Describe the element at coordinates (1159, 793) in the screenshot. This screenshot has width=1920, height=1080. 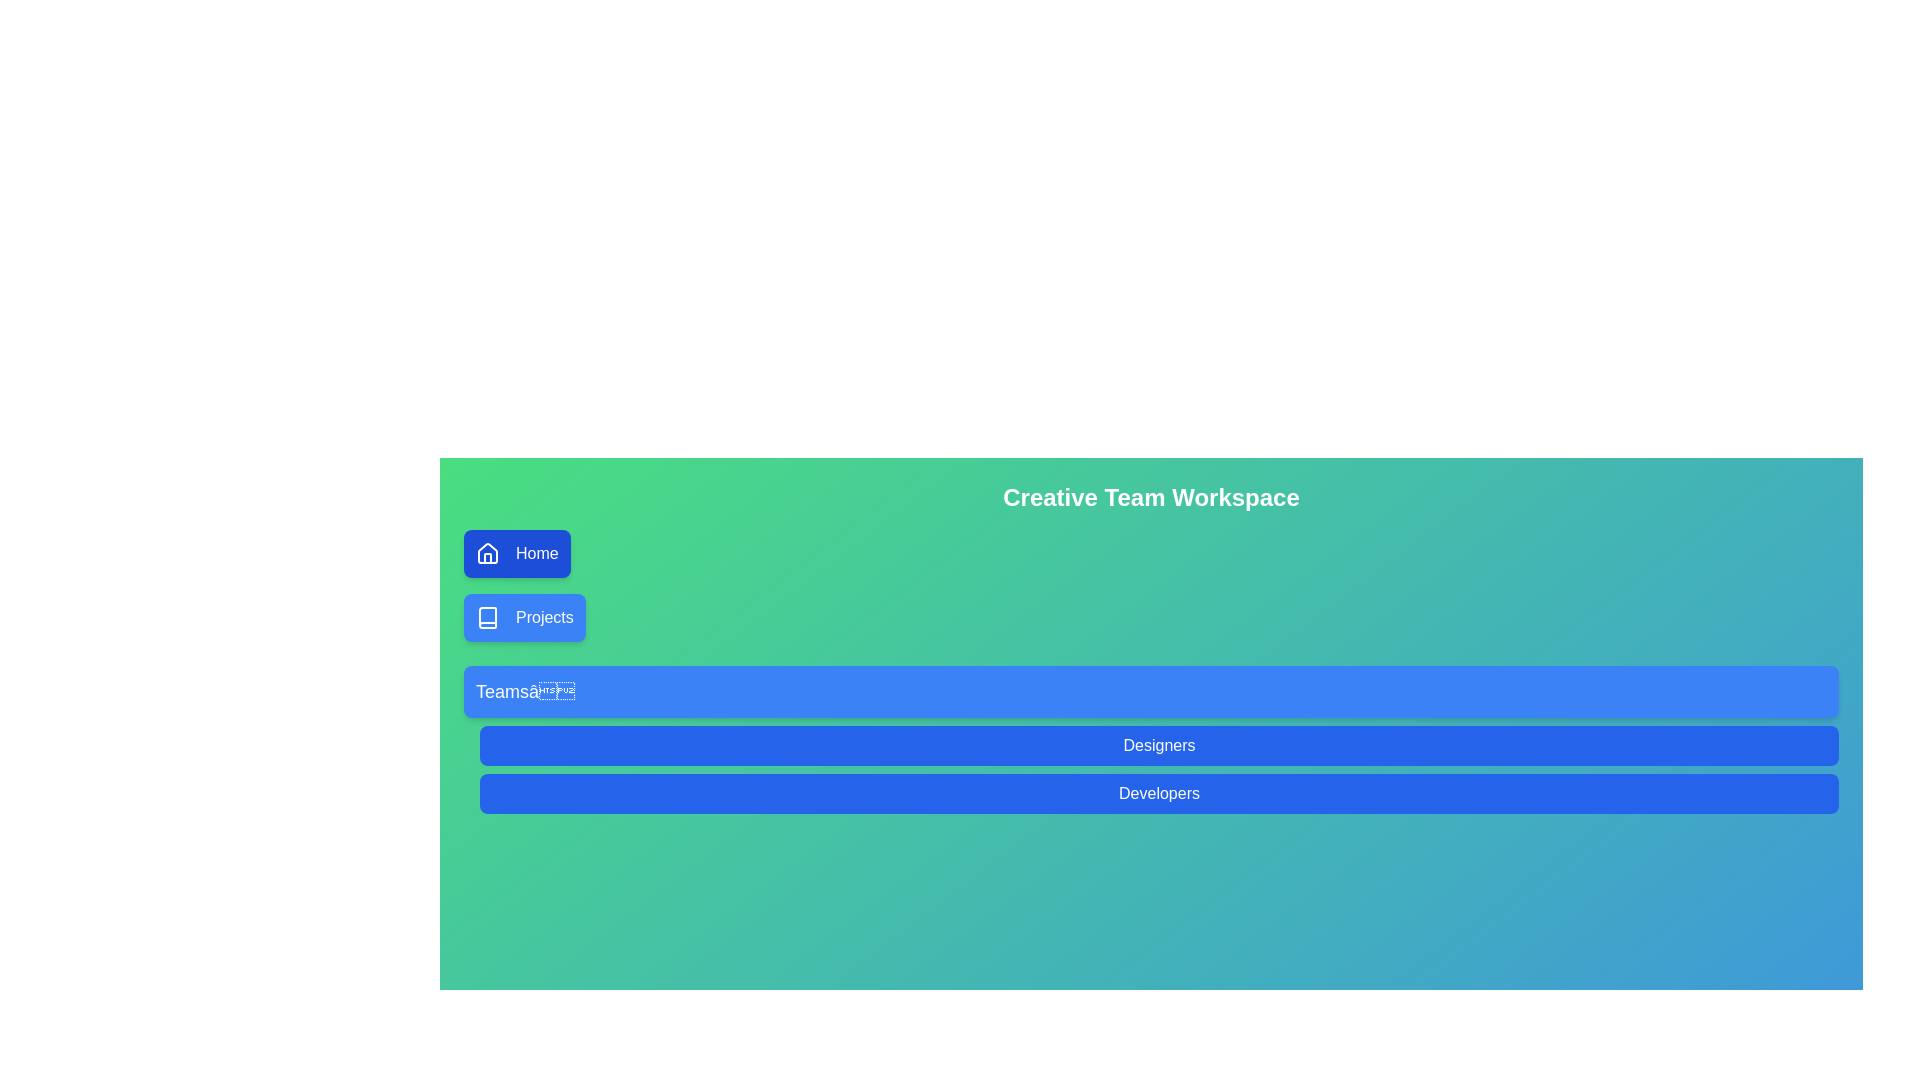
I see `the non-interactive button-like static UI element that serves as a category identifier, located beneath the 'Designers' button` at that location.